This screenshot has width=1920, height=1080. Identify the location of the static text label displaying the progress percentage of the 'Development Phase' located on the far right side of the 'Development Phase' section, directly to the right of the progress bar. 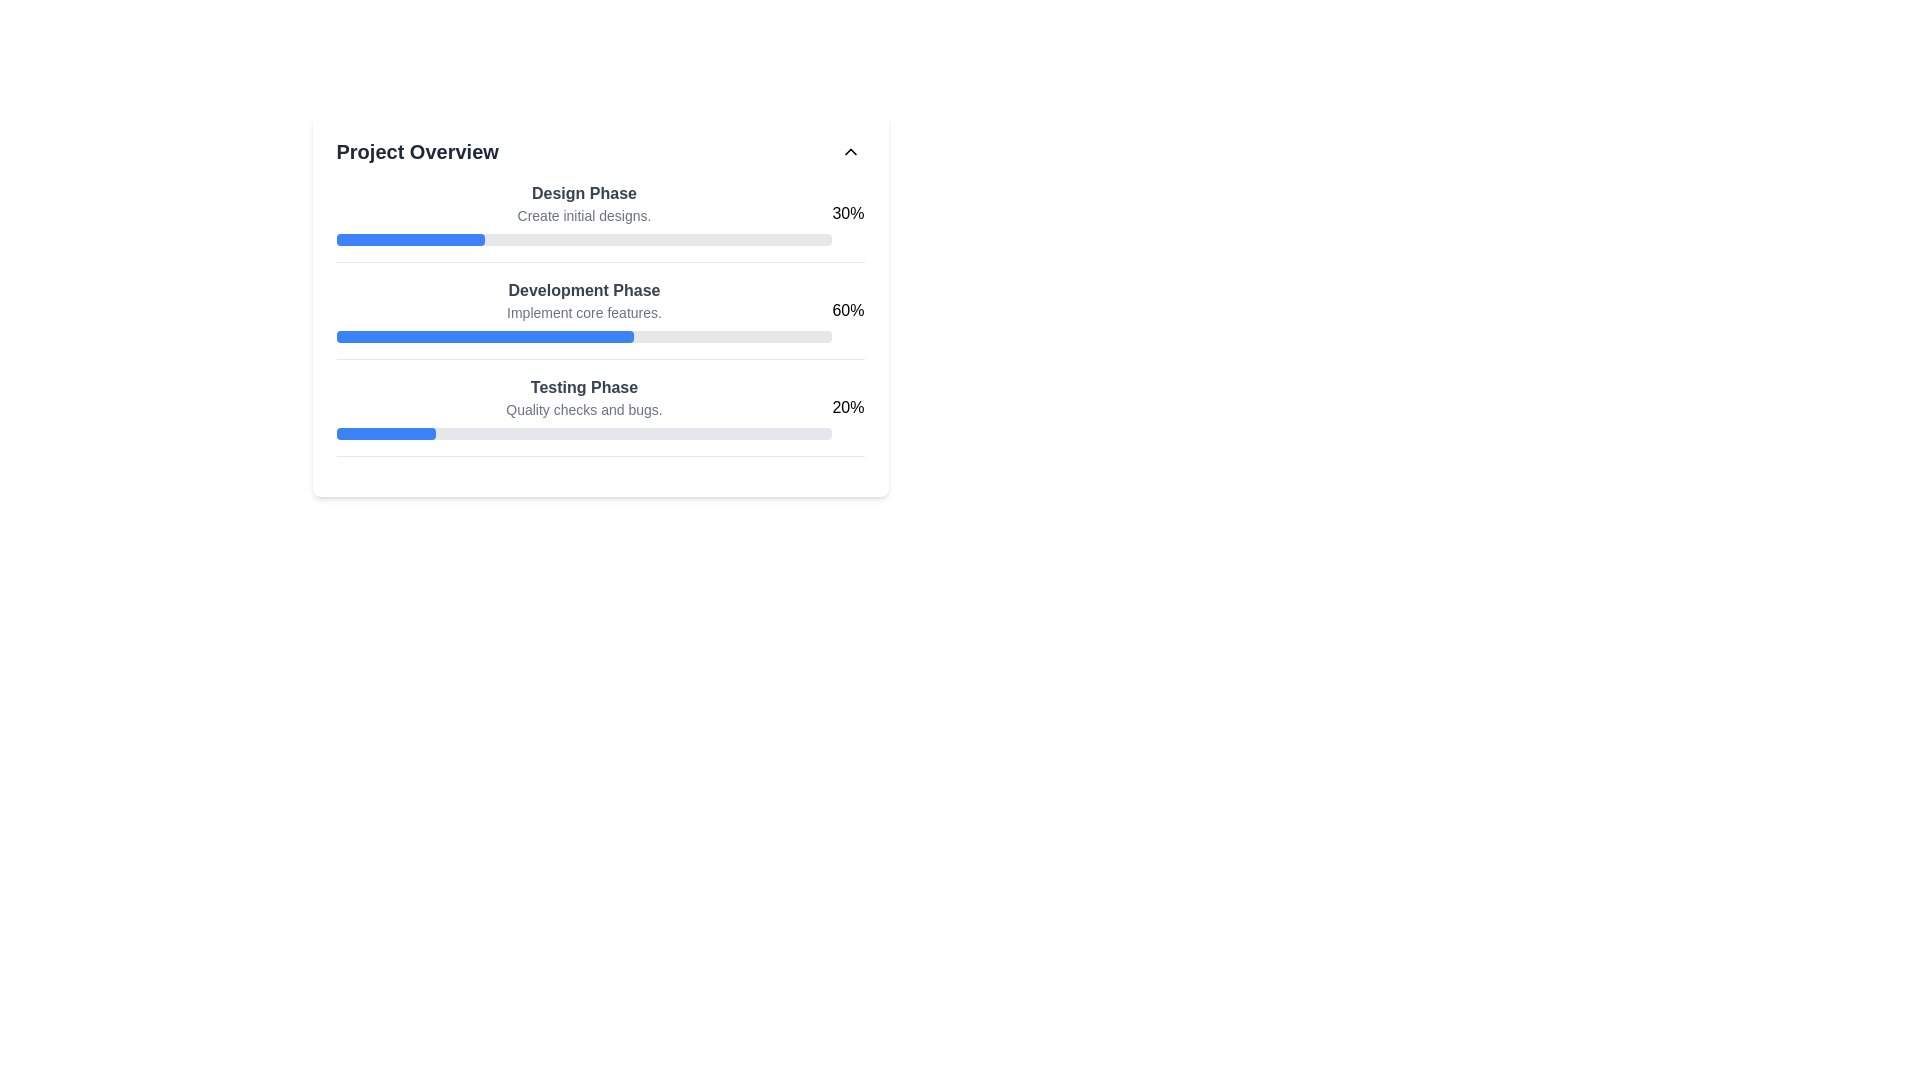
(848, 311).